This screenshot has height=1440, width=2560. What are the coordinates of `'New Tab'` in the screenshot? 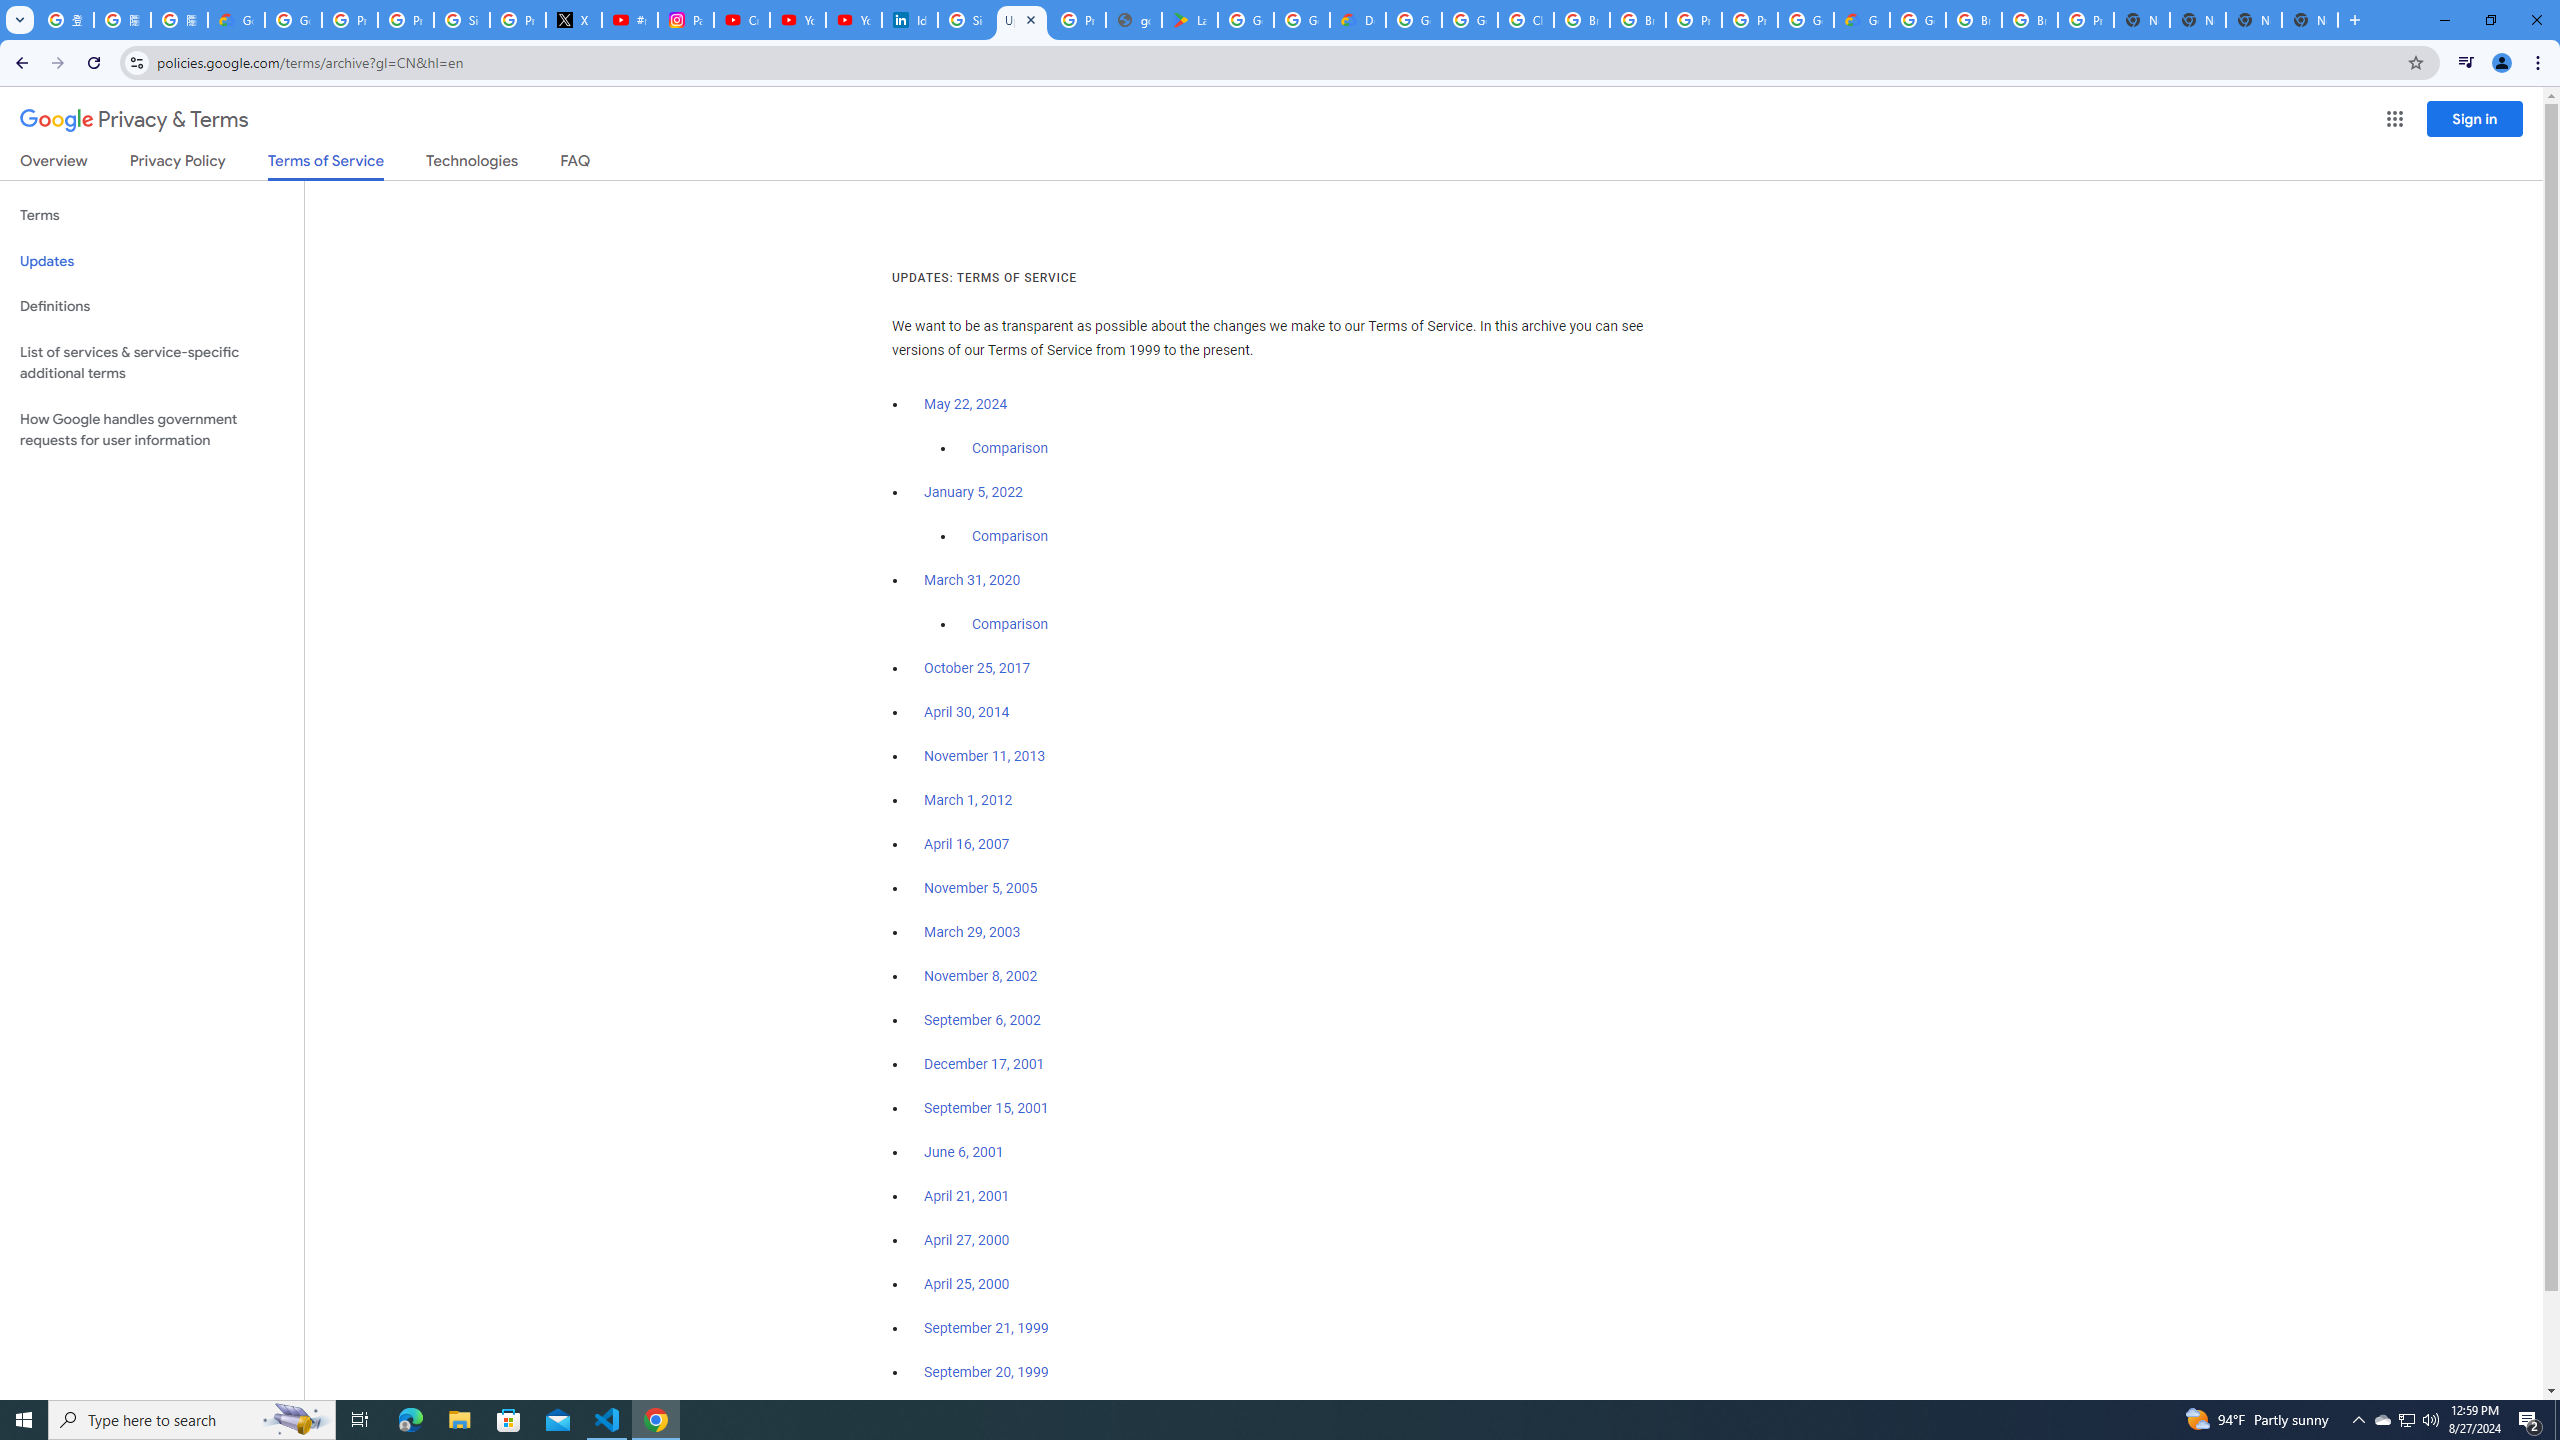 It's located at (2254, 19).